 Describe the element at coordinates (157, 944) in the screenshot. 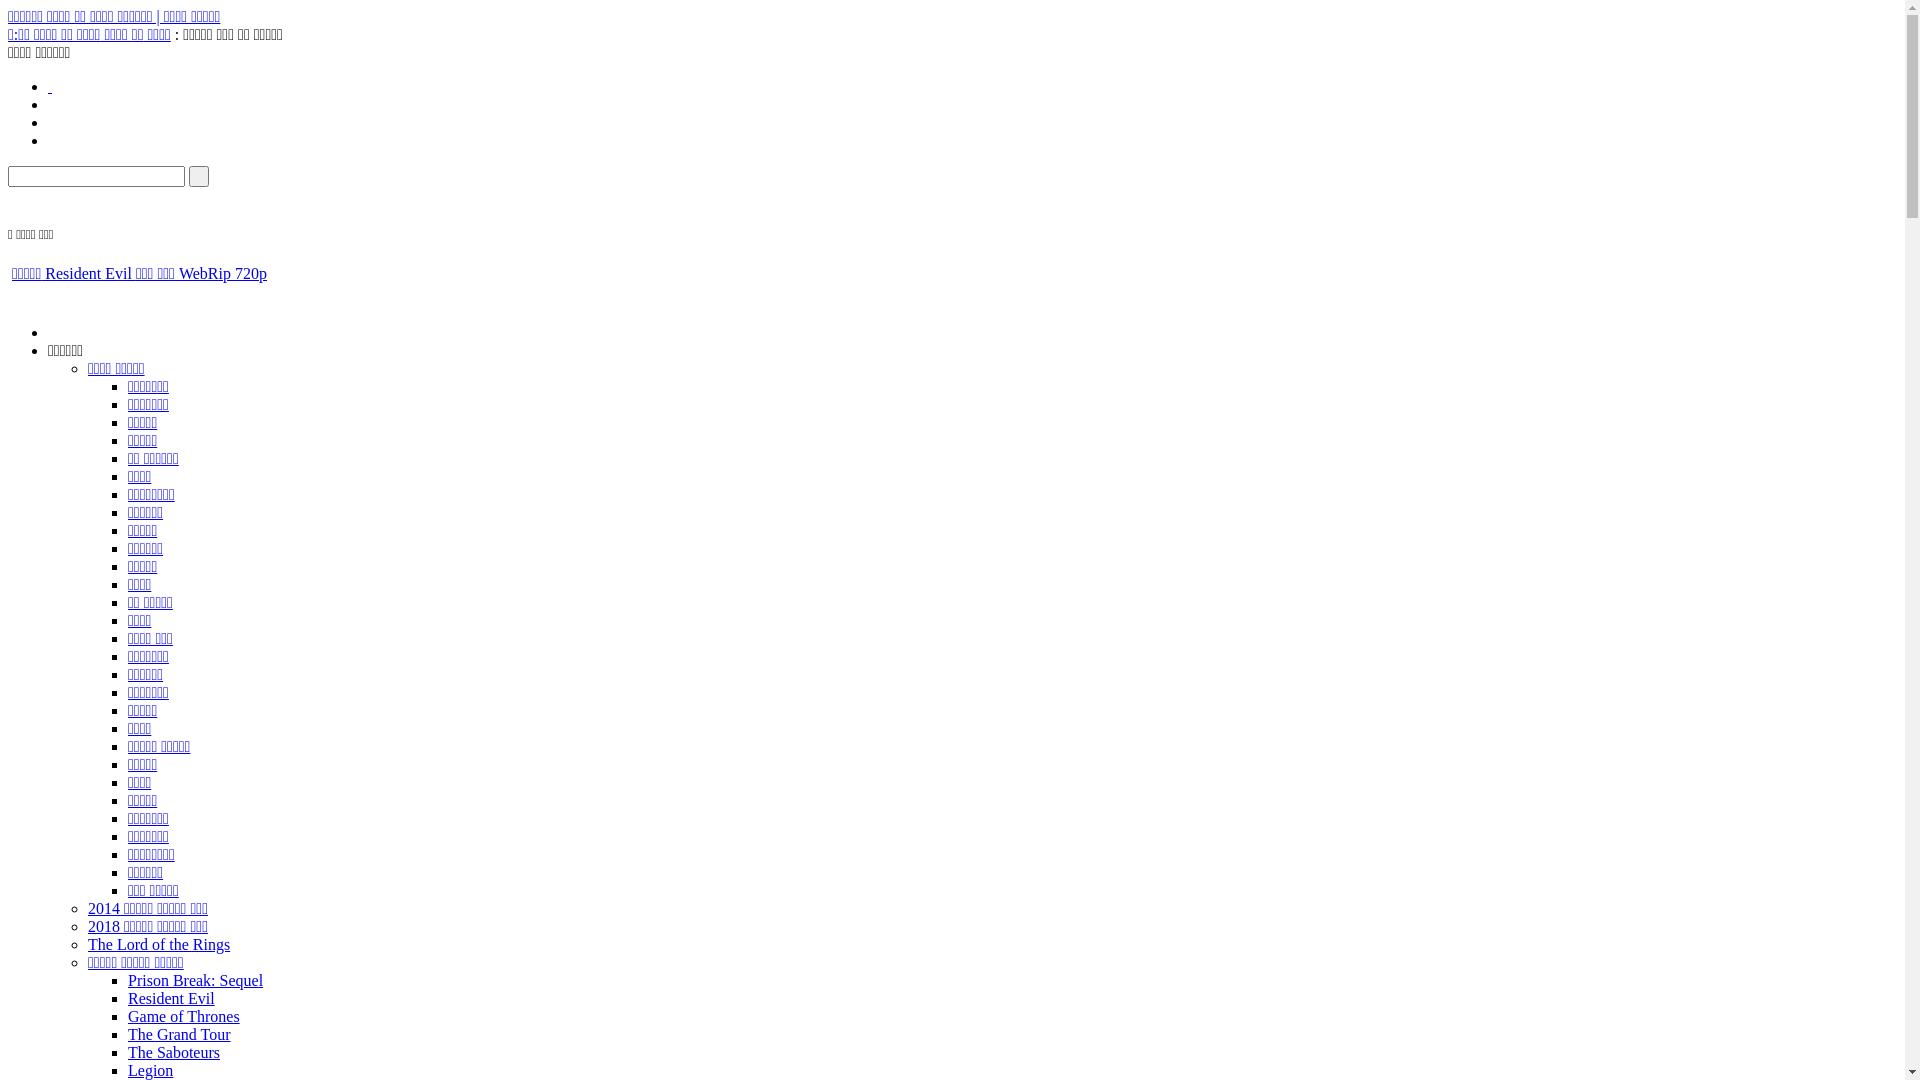

I see `'The Lord of the Rings'` at that location.